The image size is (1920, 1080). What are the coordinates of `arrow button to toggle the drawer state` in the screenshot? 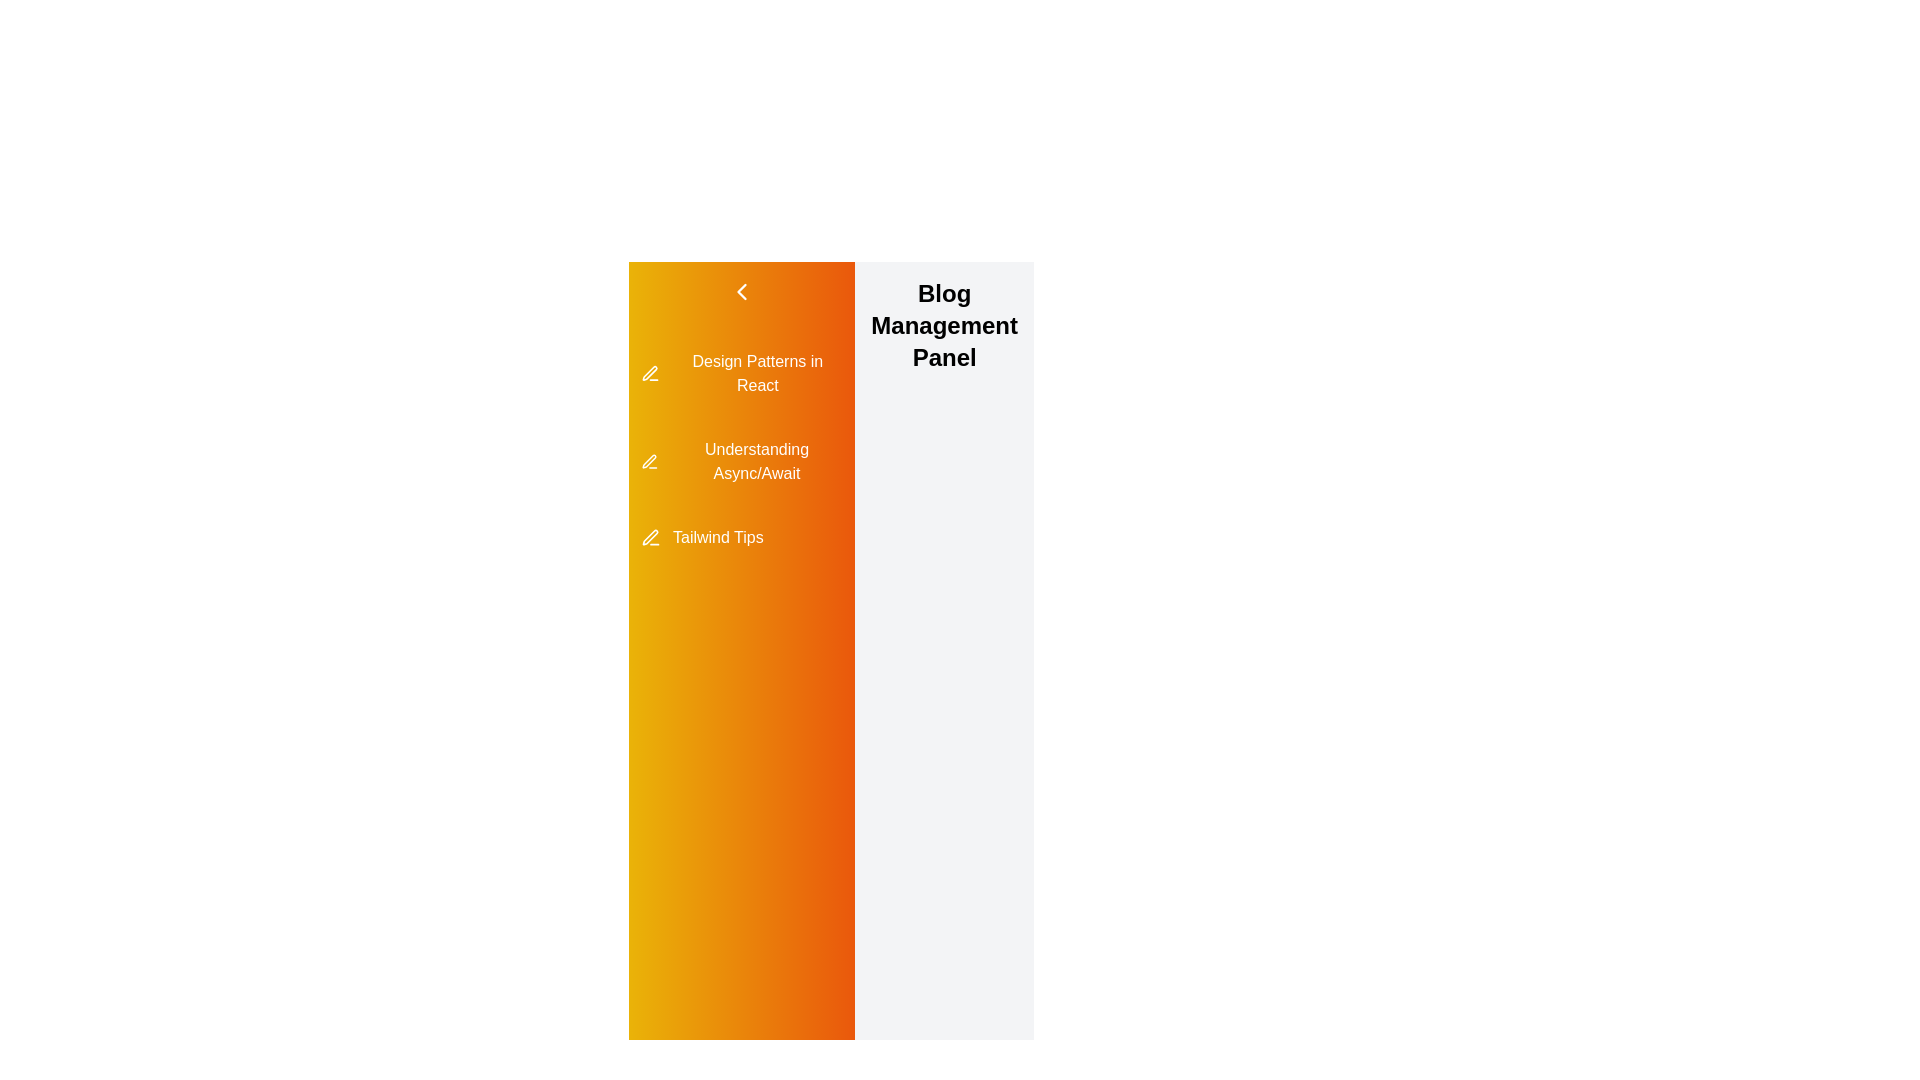 It's located at (741, 292).